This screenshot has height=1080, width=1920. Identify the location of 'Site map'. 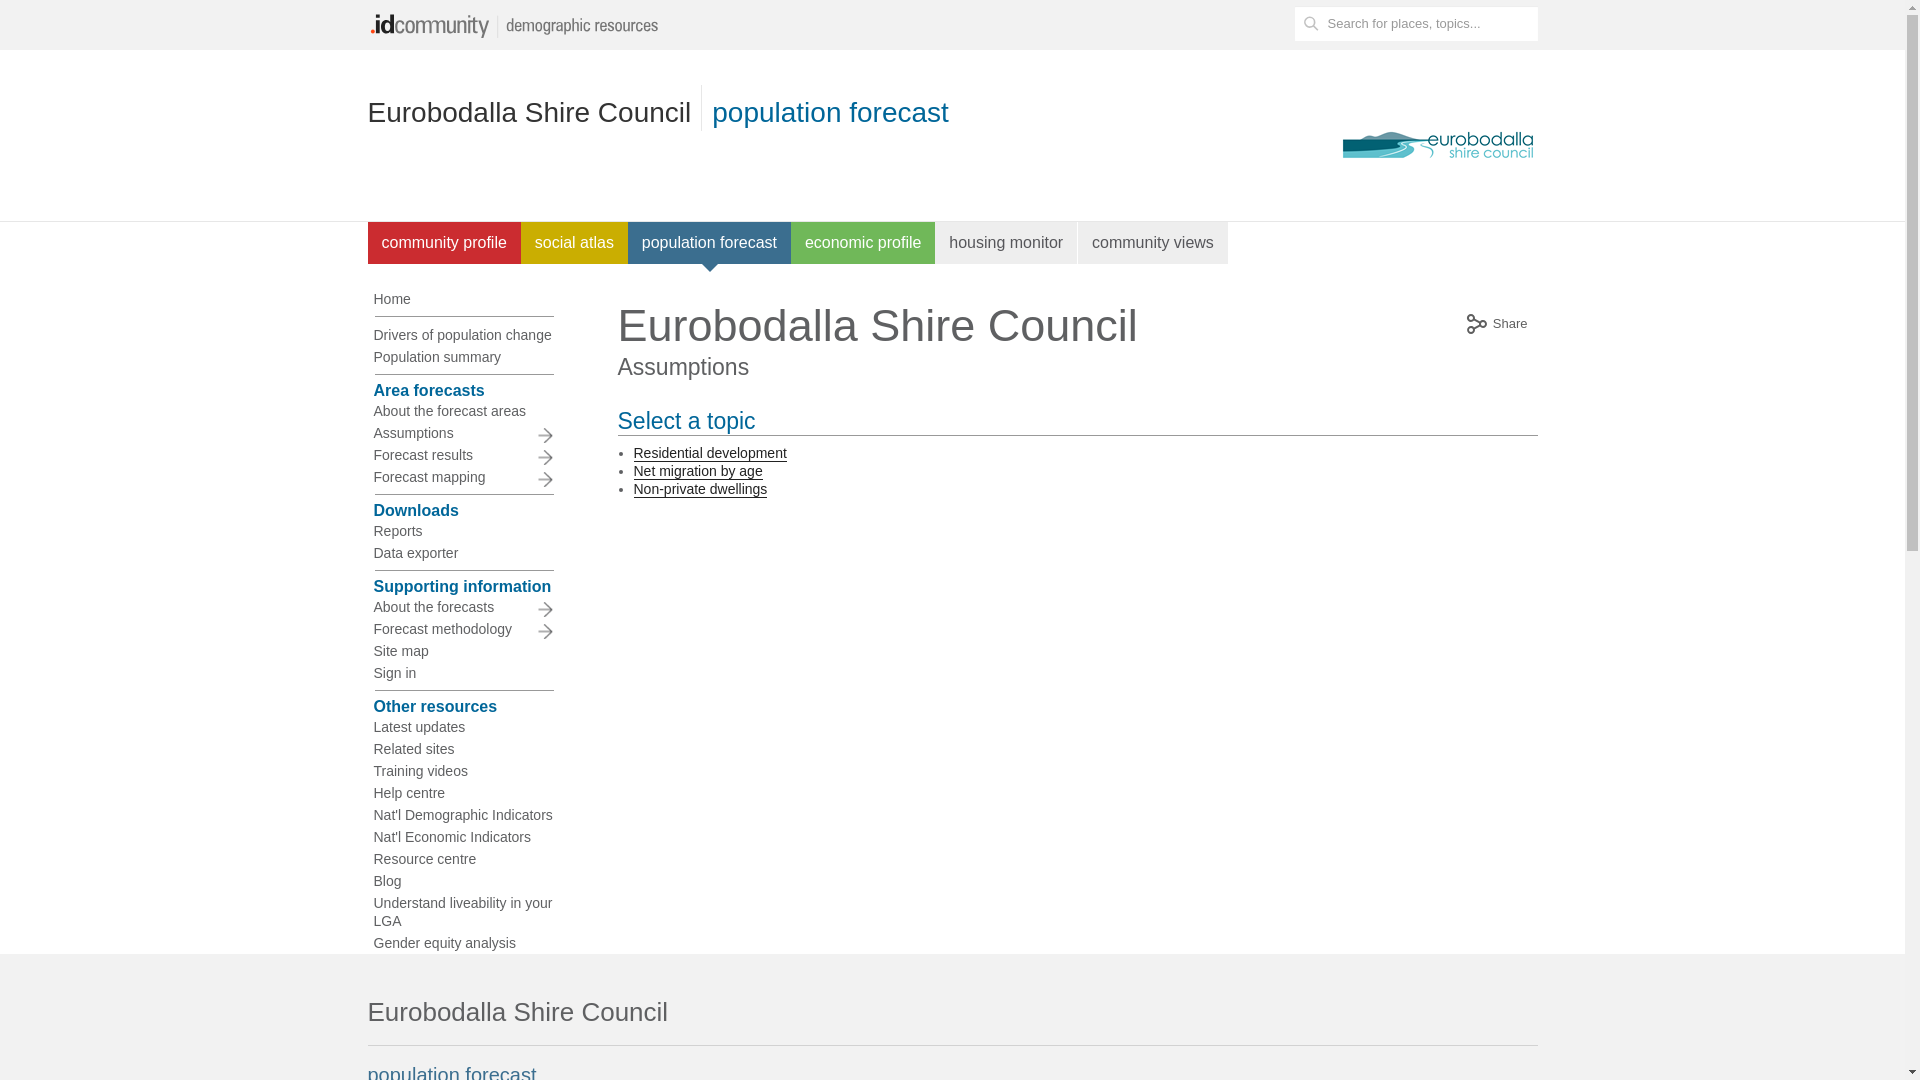
(461, 651).